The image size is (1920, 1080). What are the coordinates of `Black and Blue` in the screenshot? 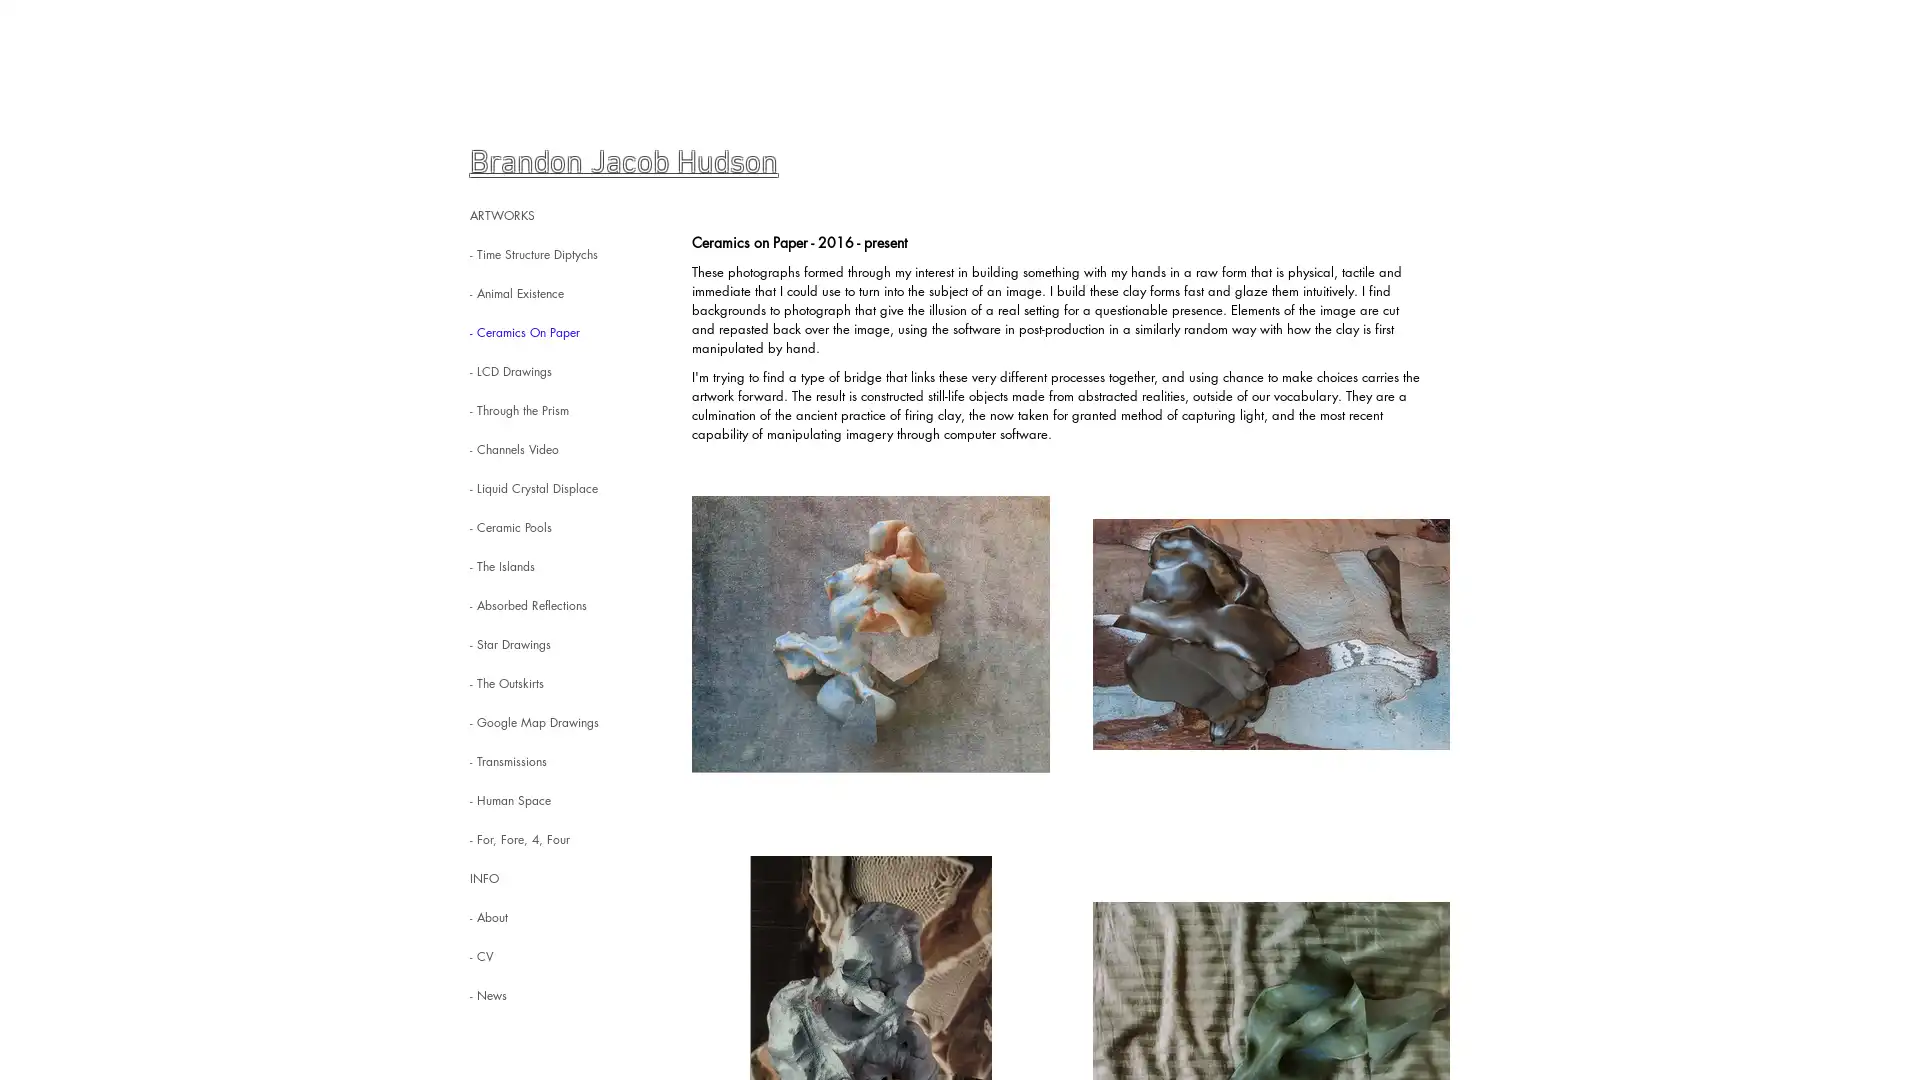 It's located at (1270, 634).